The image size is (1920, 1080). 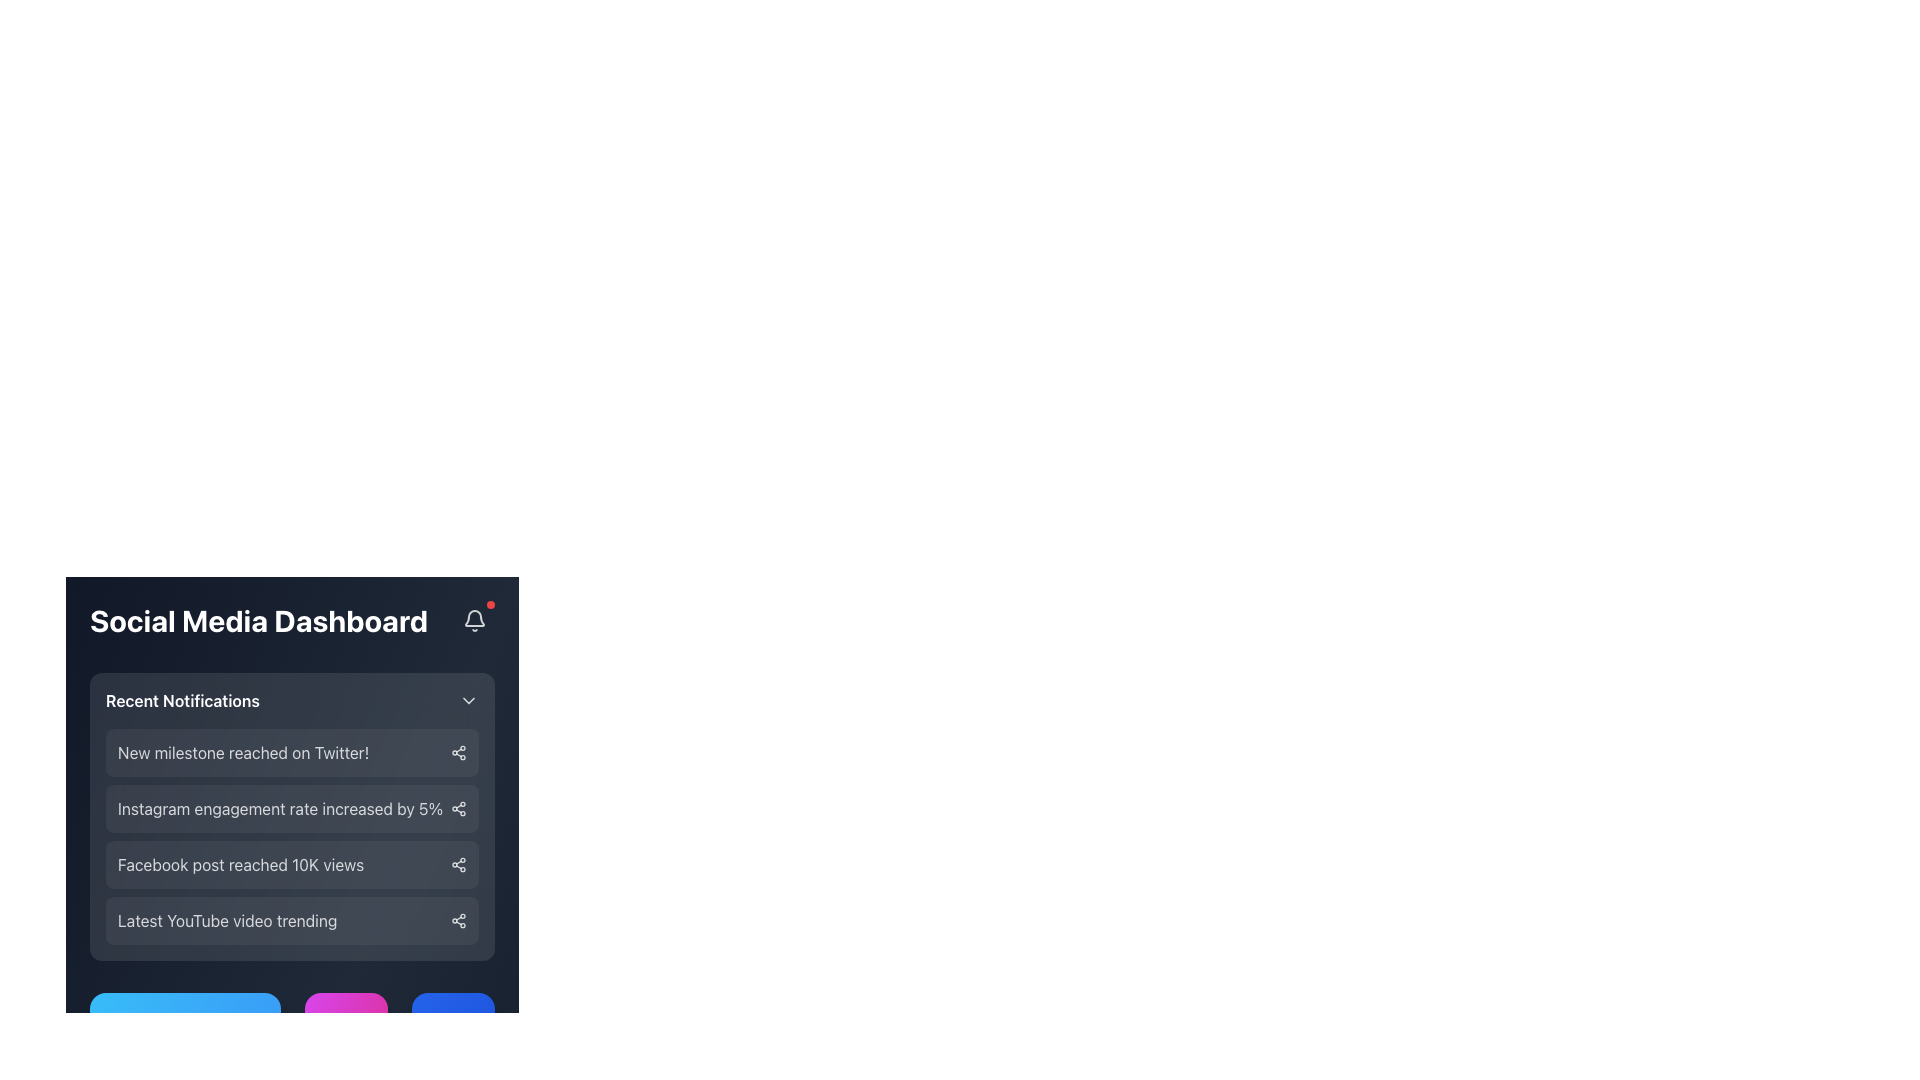 I want to click on the share icon located on the rightmost part of the notification line for 'Instagram engagement rate increased by 5%' in the Recent Notifications section of the Social Media Dashboard to initiate a share action, so click(x=458, y=808).